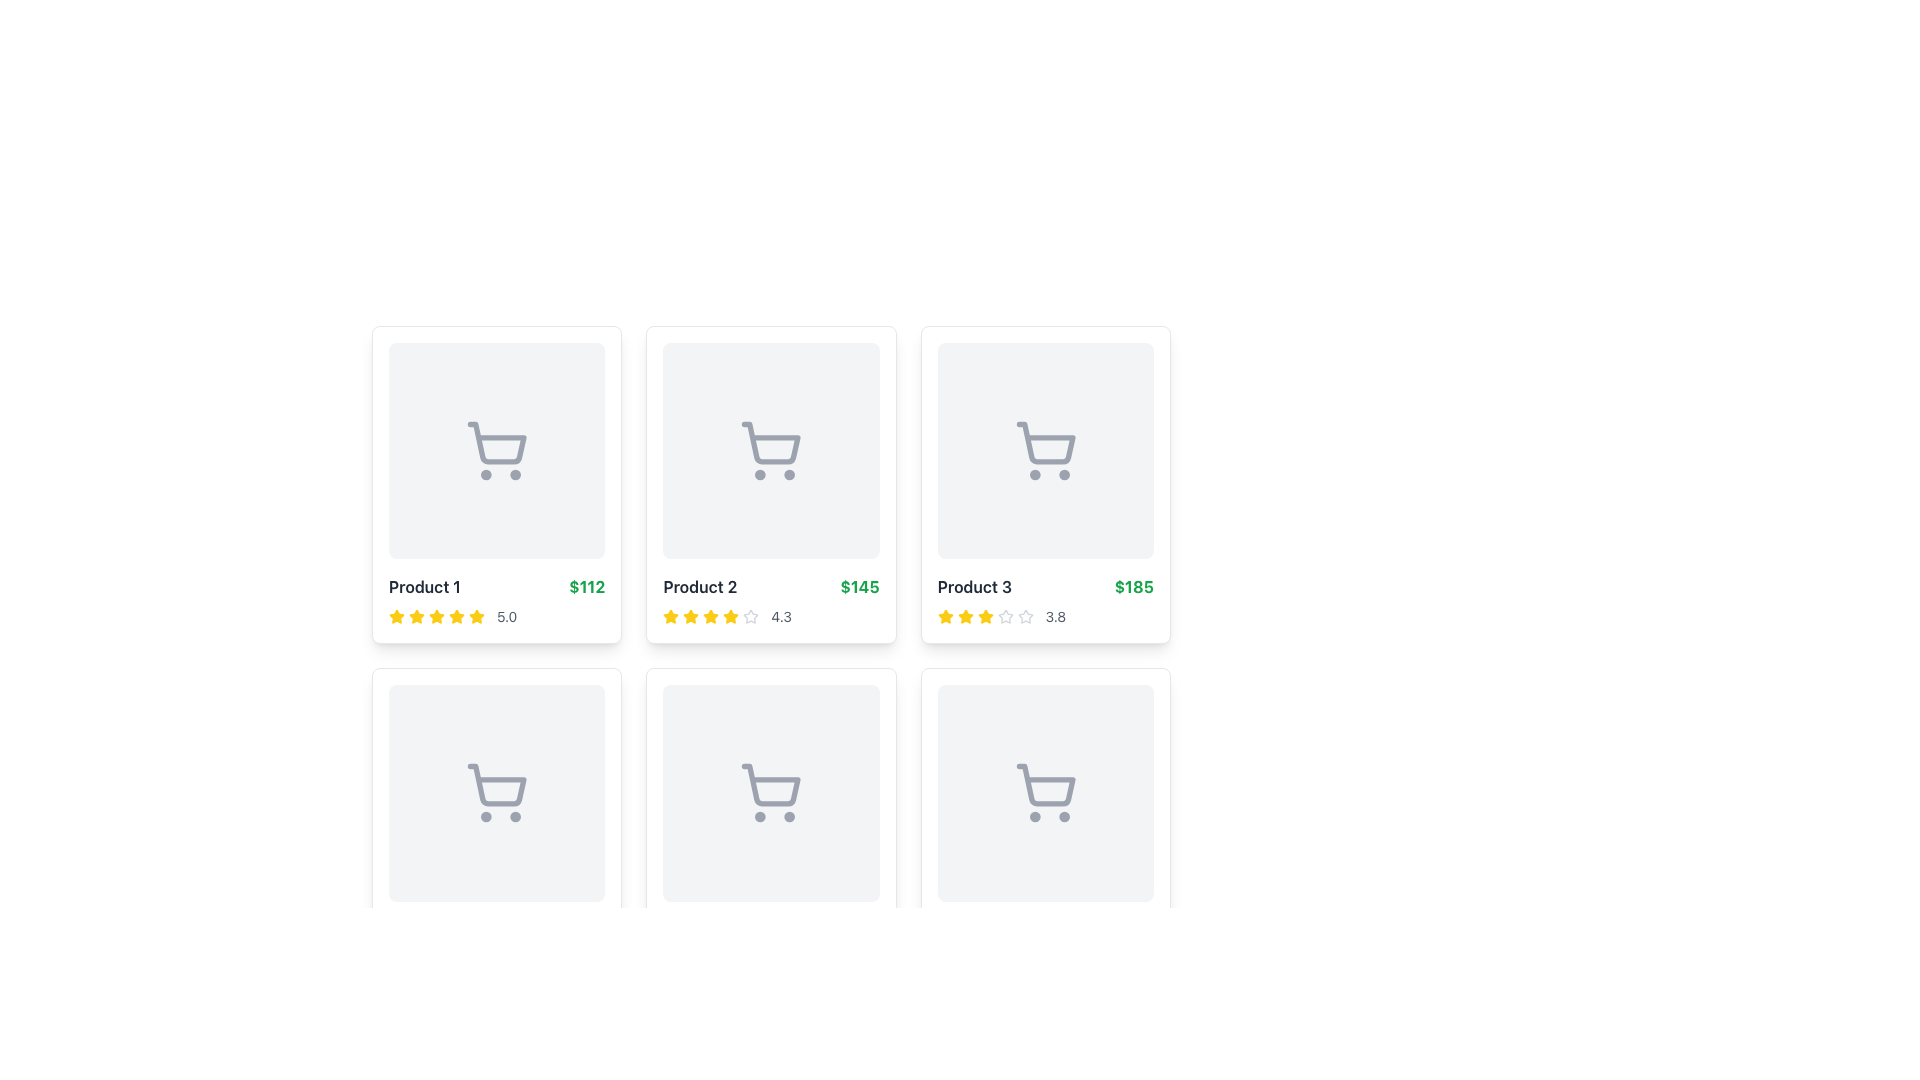 The height and width of the screenshot is (1080, 1920). What do you see at coordinates (1005, 616) in the screenshot?
I see `the fifth star icon in the rating system for 'Product 3', which visually indicates a non-filled rating level` at bounding box center [1005, 616].